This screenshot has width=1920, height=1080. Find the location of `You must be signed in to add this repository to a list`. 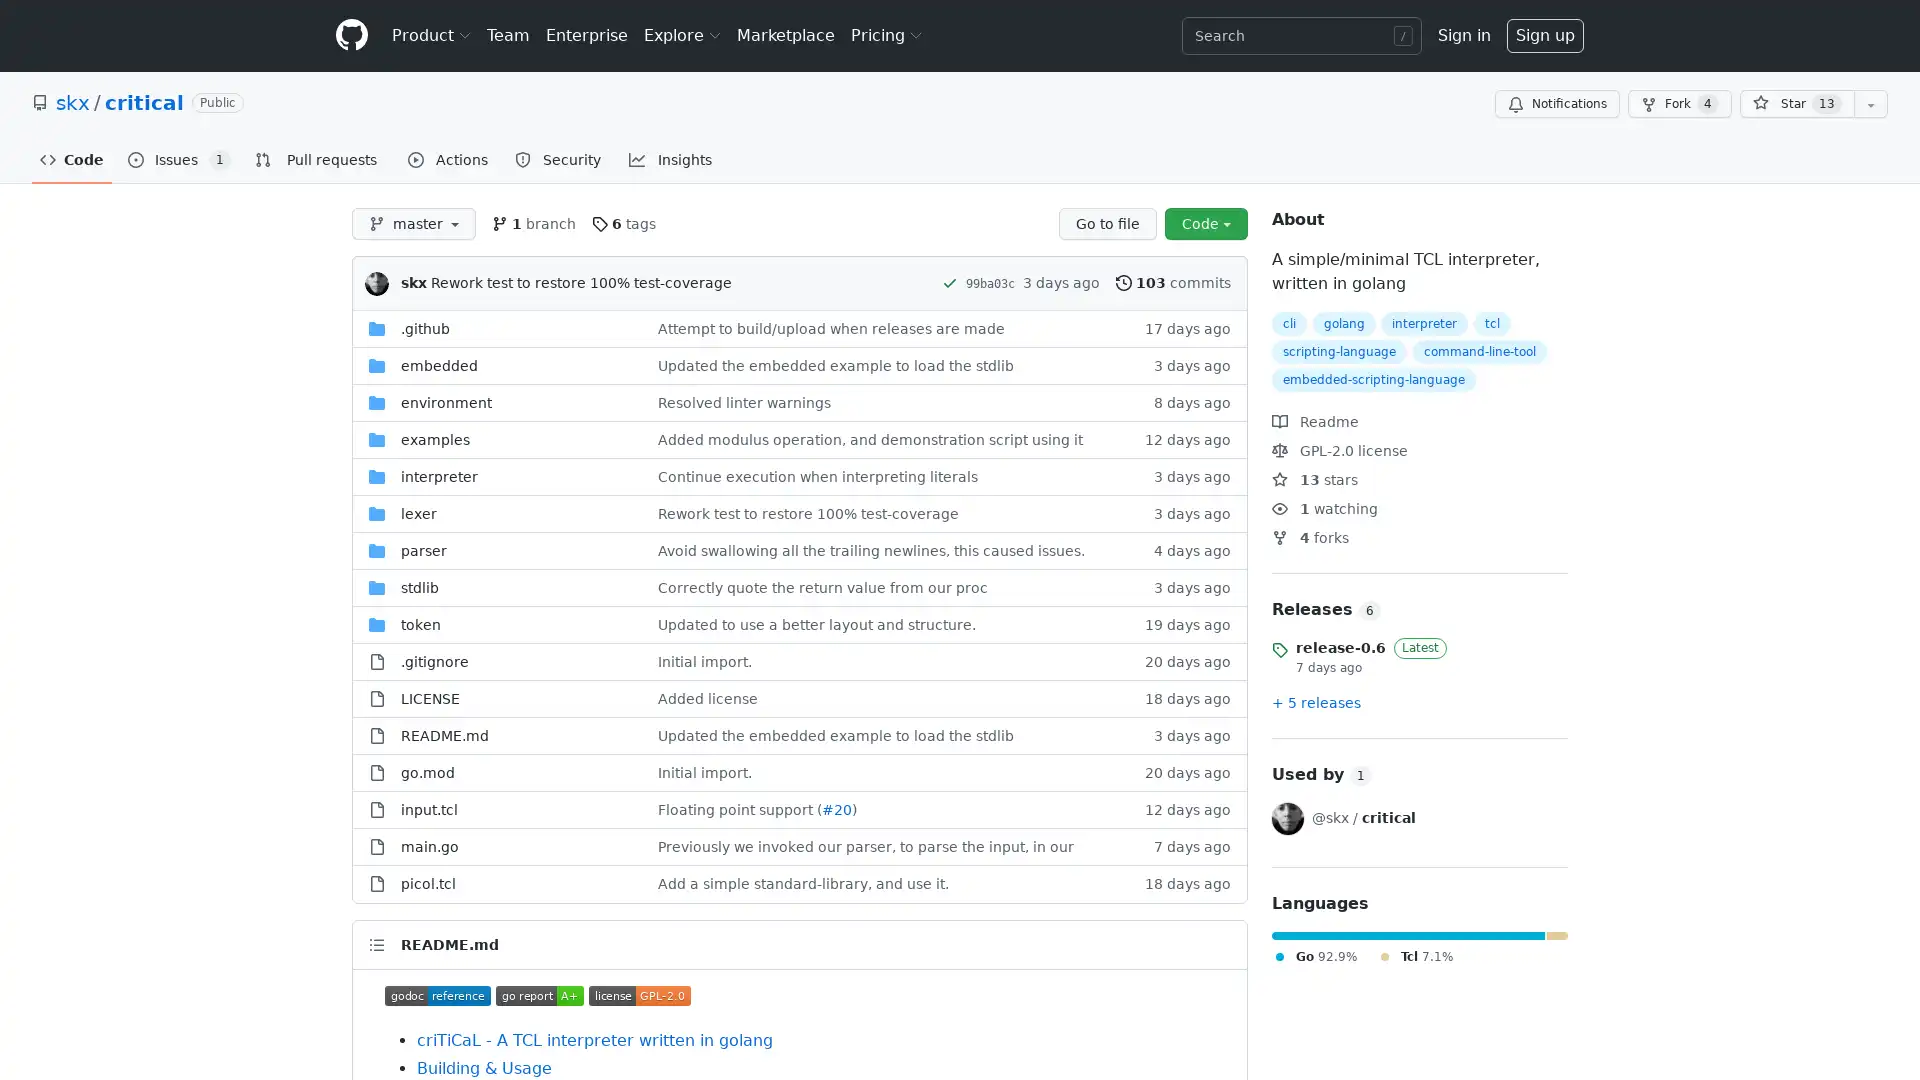

You must be signed in to add this repository to a list is located at coordinates (1870, 104).